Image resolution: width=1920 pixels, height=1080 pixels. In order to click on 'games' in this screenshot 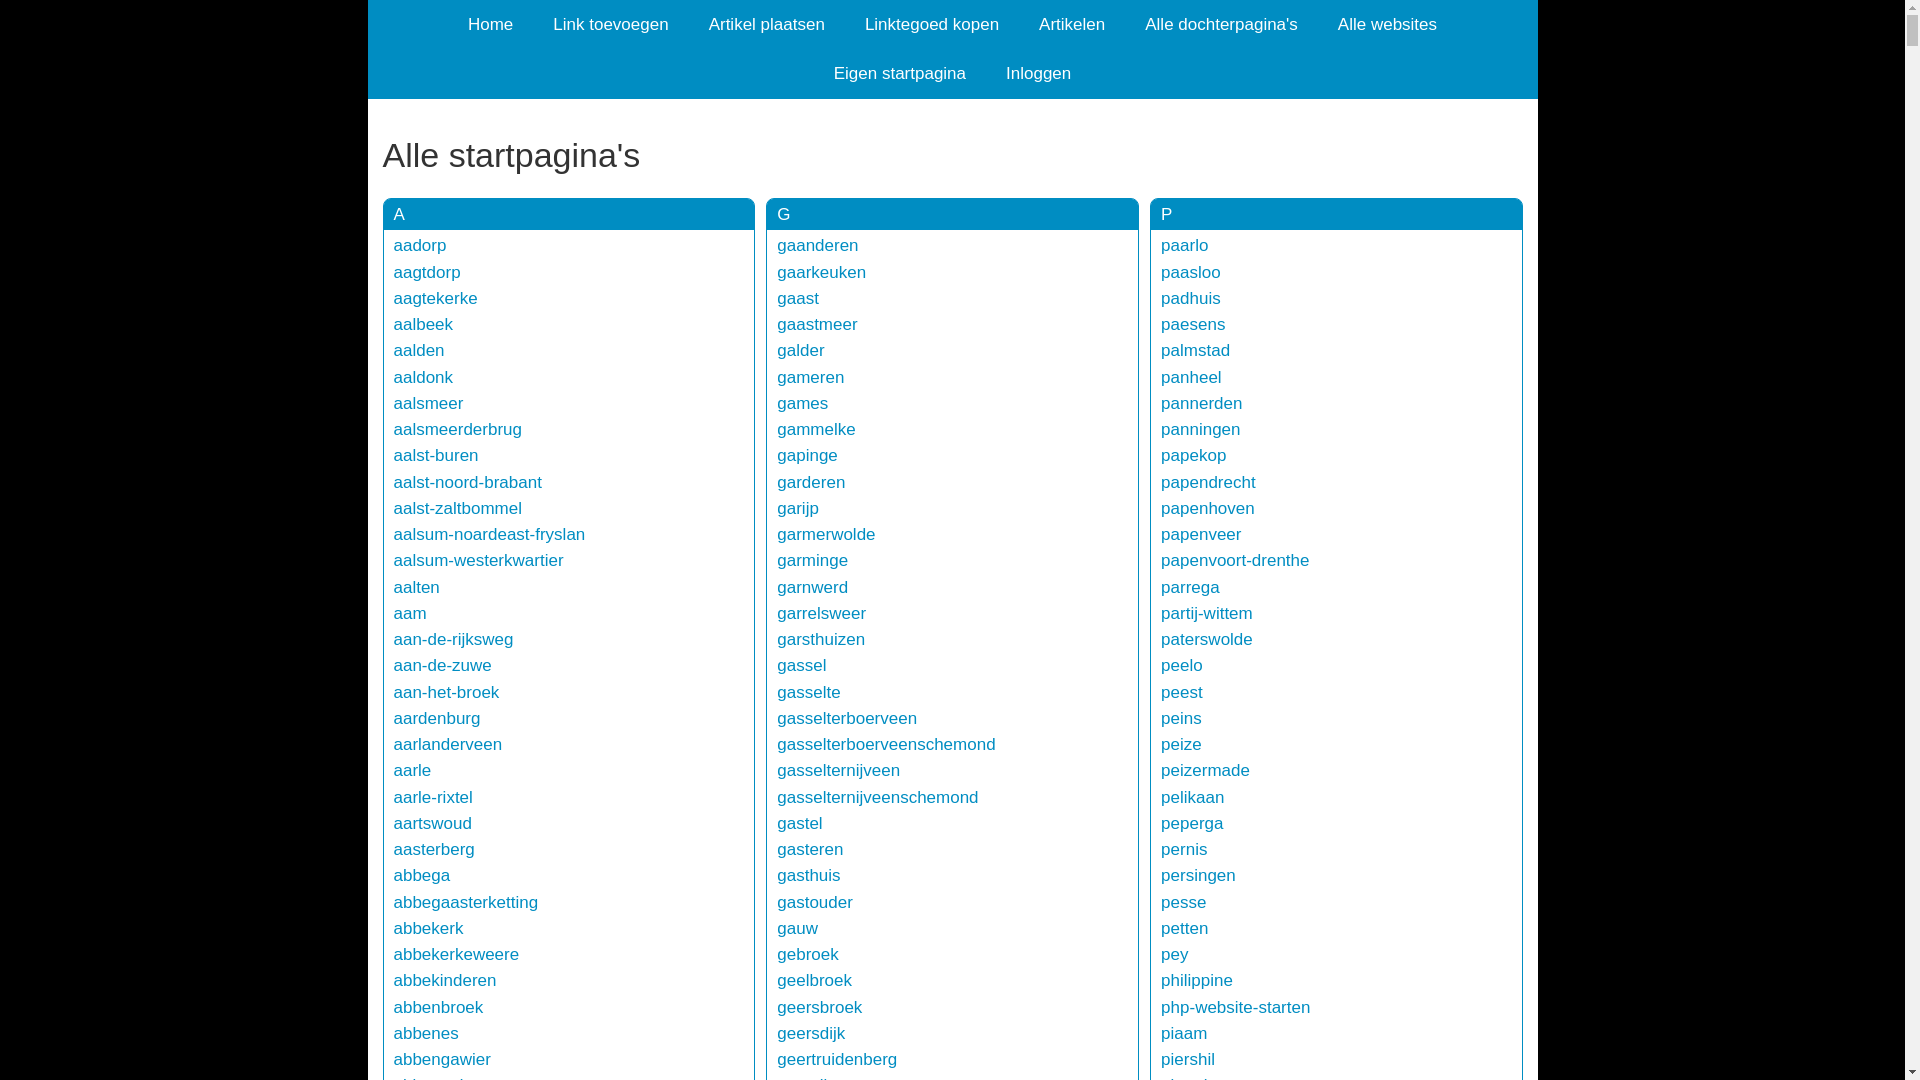, I will do `click(802, 403)`.